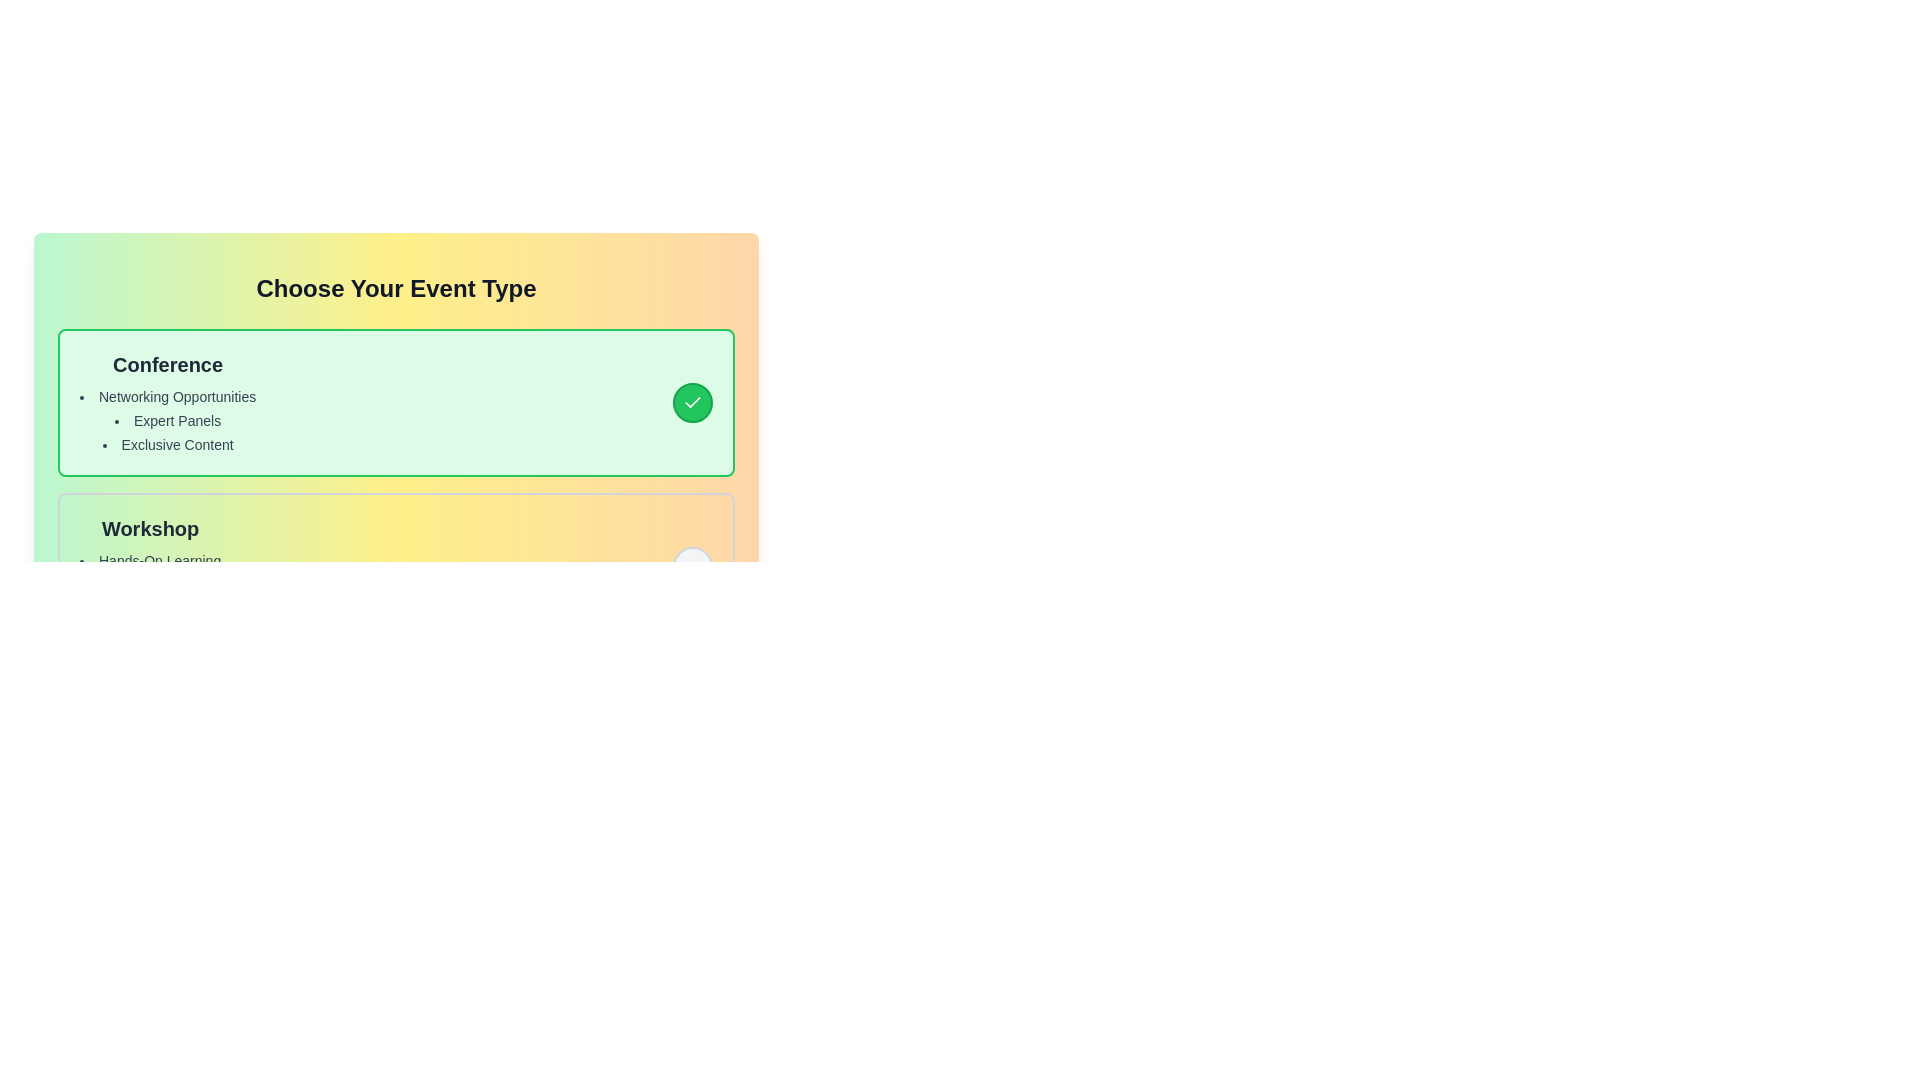 Image resolution: width=1920 pixels, height=1080 pixels. I want to click on the circular button with a light gray background located to the right of the 'Workshop' section, so click(692, 567).